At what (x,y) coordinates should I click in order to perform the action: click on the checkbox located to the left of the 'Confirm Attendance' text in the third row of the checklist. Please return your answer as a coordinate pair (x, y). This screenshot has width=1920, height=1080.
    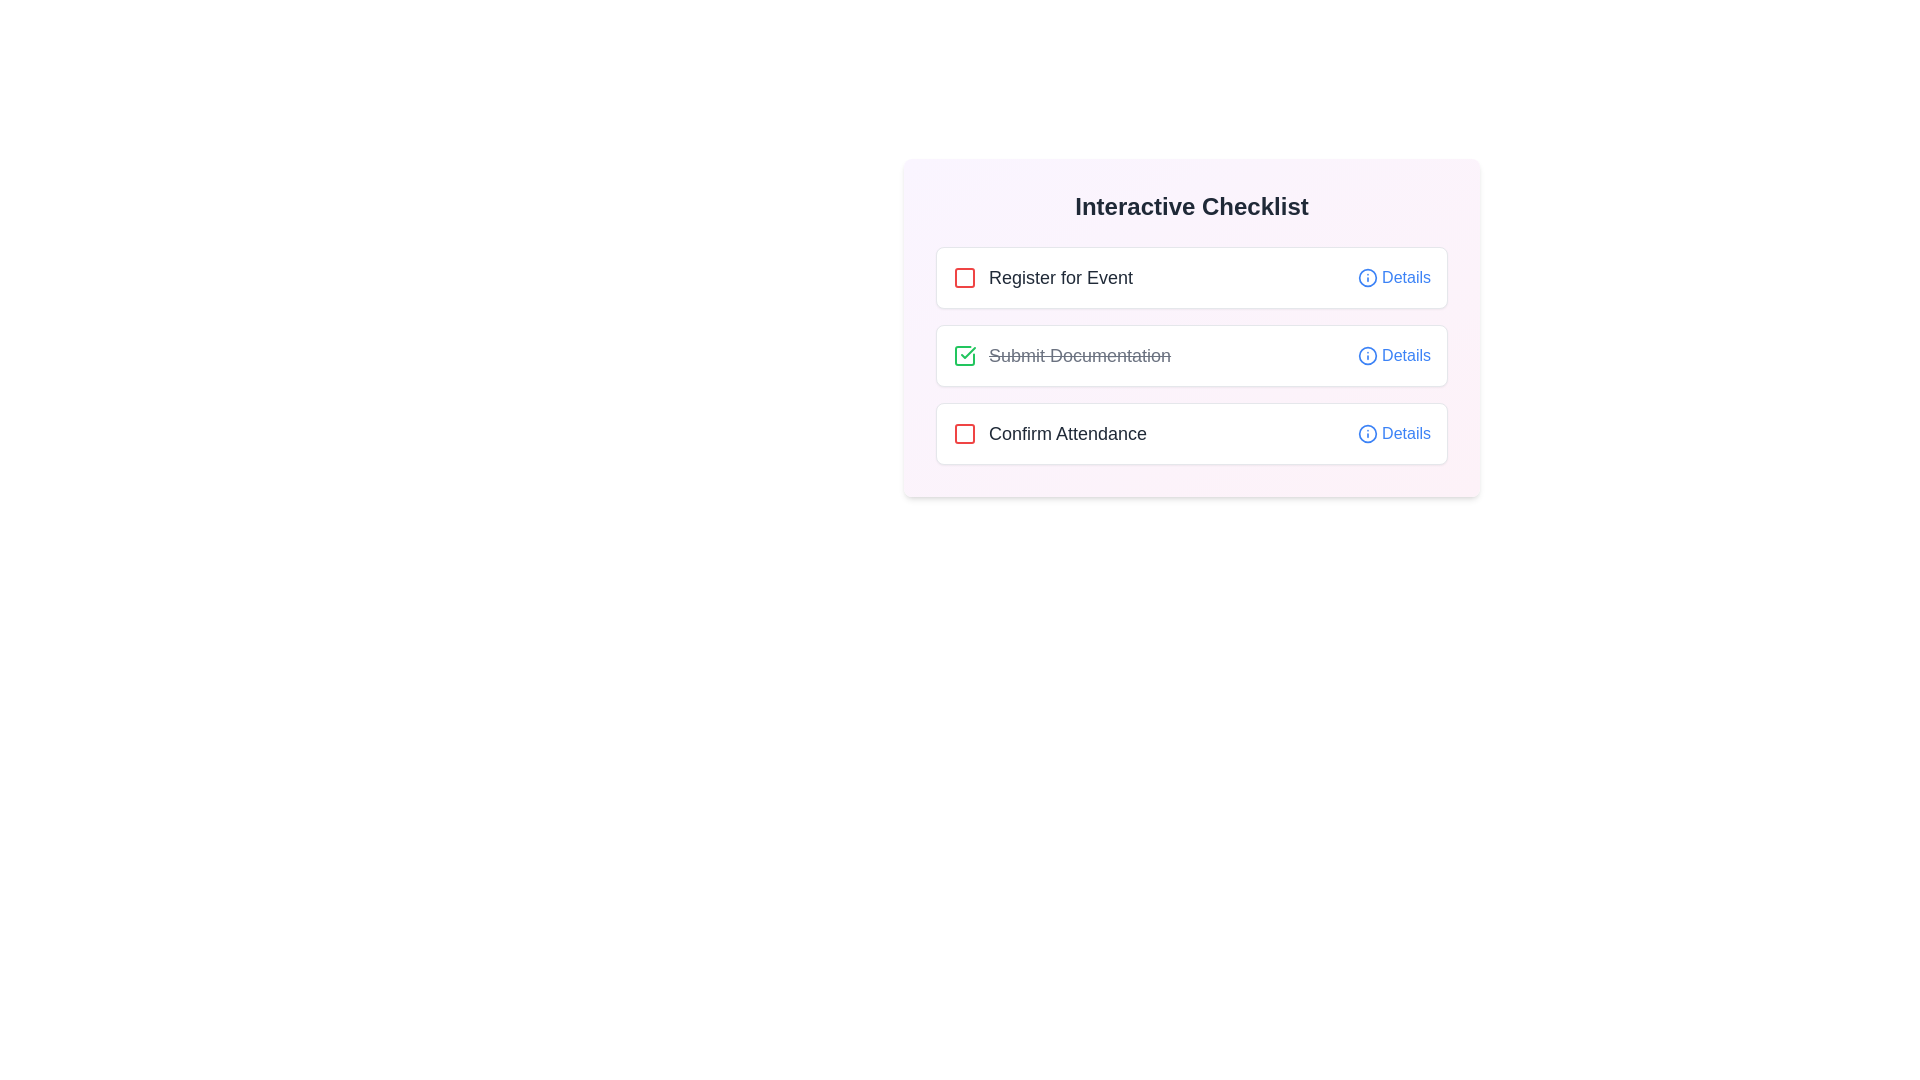
    Looking at the image, I should click on (964, 433).